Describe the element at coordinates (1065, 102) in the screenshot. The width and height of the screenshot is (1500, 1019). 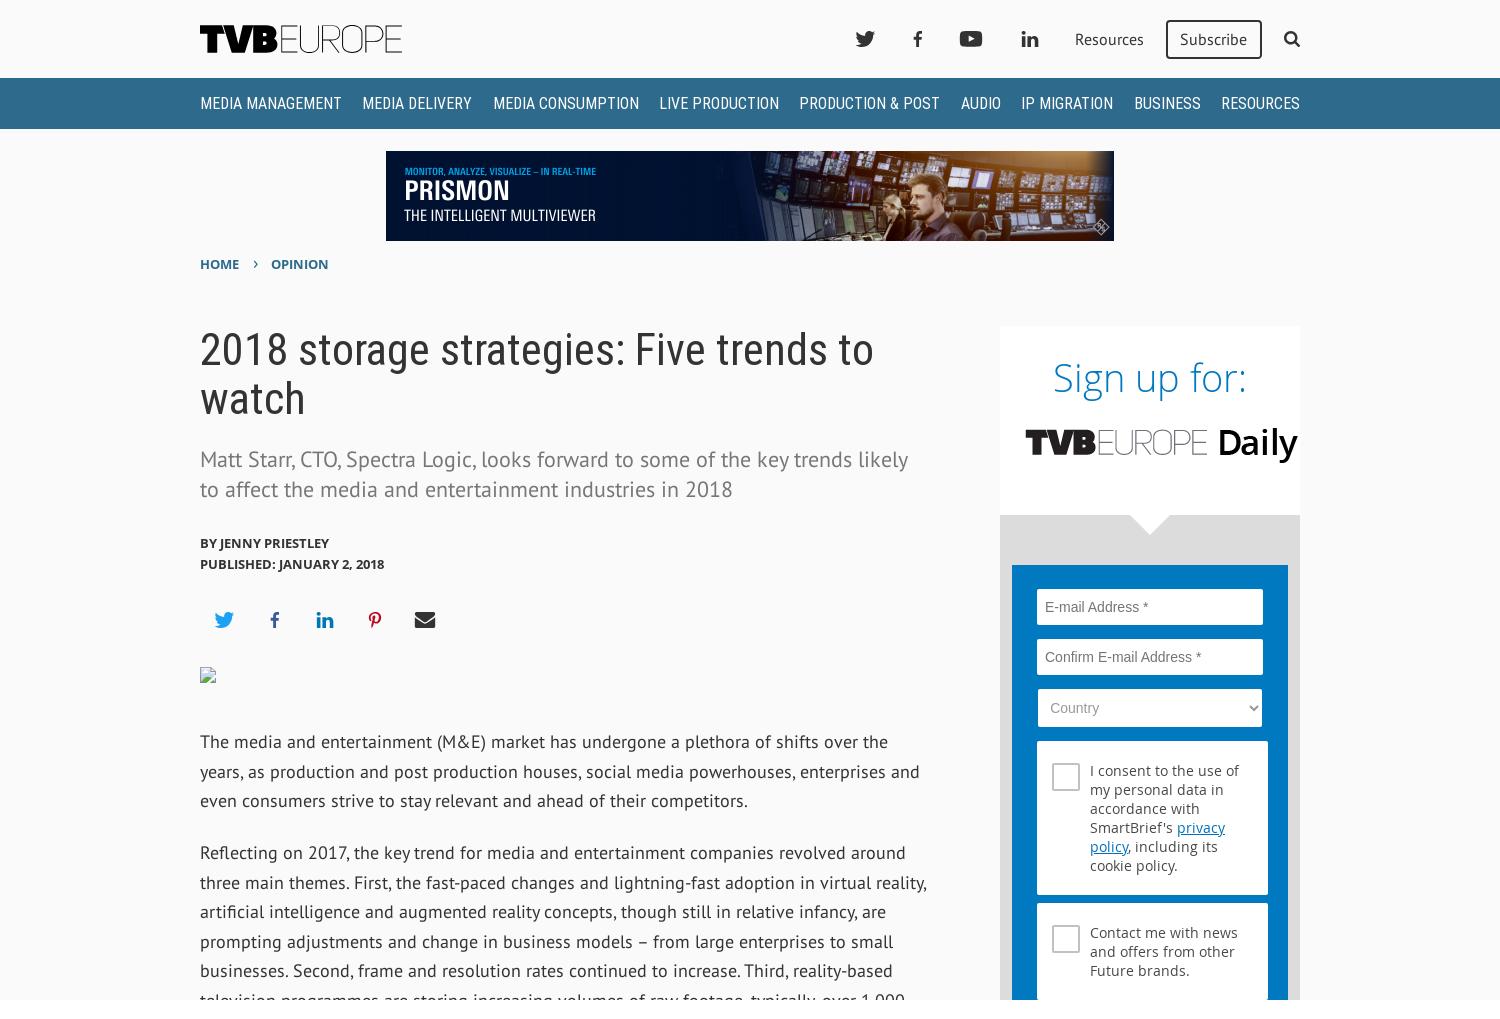
I see `'IP Migration'` at that location.